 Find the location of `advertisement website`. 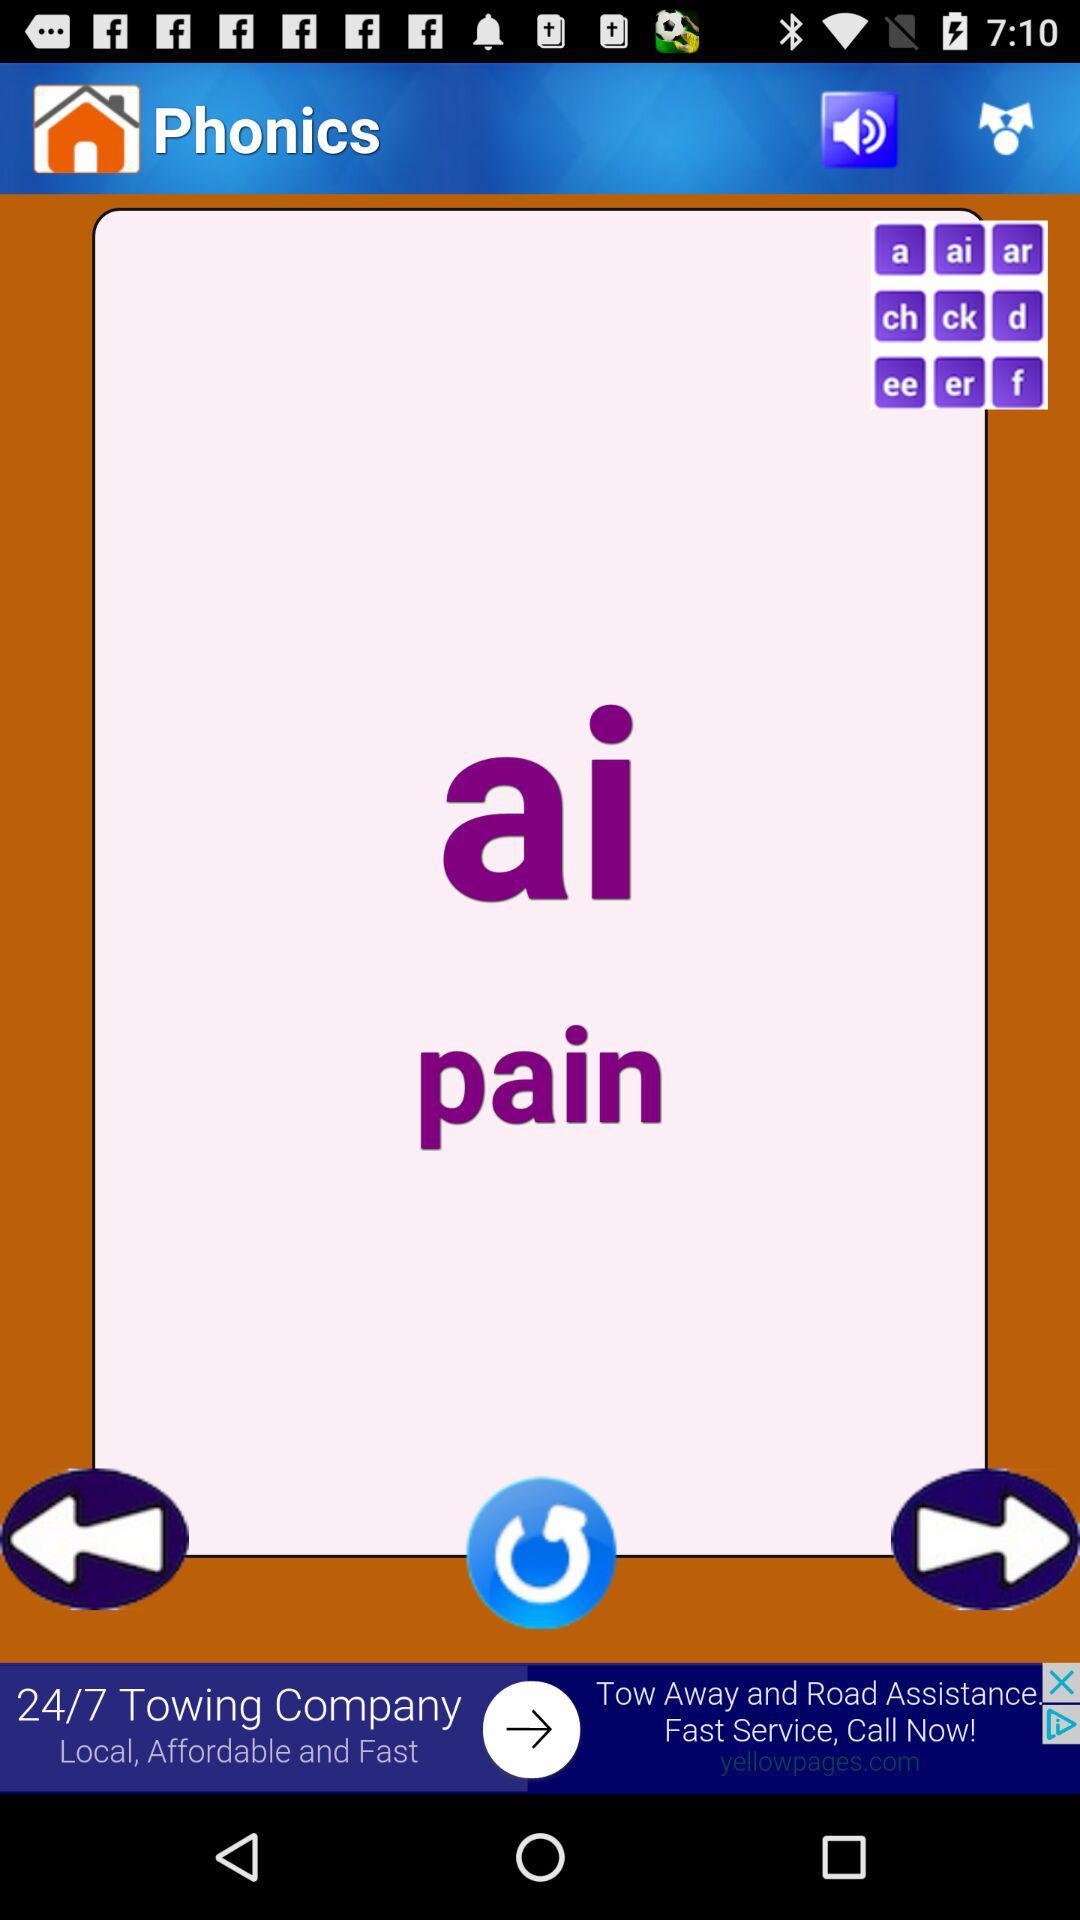

advertisement website is located at coordinates (540, 1727).